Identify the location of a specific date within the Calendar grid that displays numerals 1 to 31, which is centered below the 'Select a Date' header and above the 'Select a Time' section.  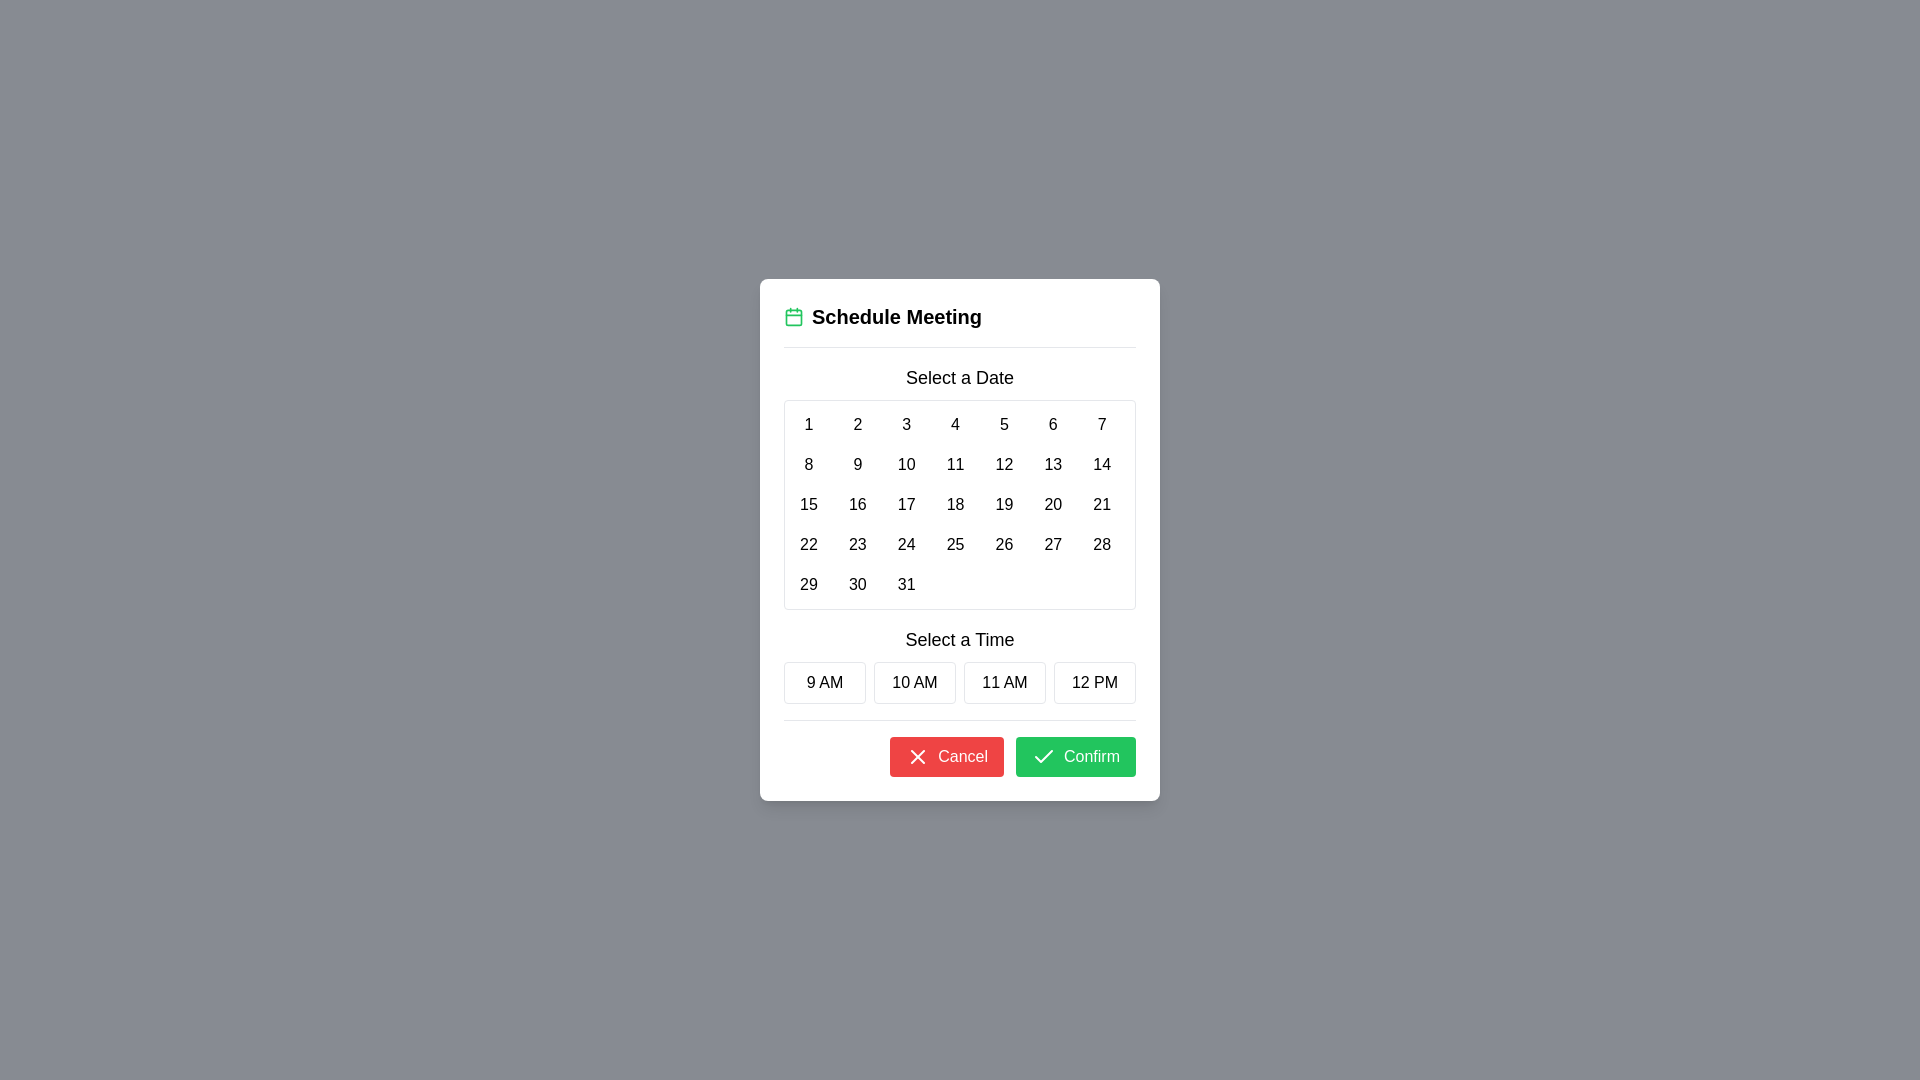
(960, 504).